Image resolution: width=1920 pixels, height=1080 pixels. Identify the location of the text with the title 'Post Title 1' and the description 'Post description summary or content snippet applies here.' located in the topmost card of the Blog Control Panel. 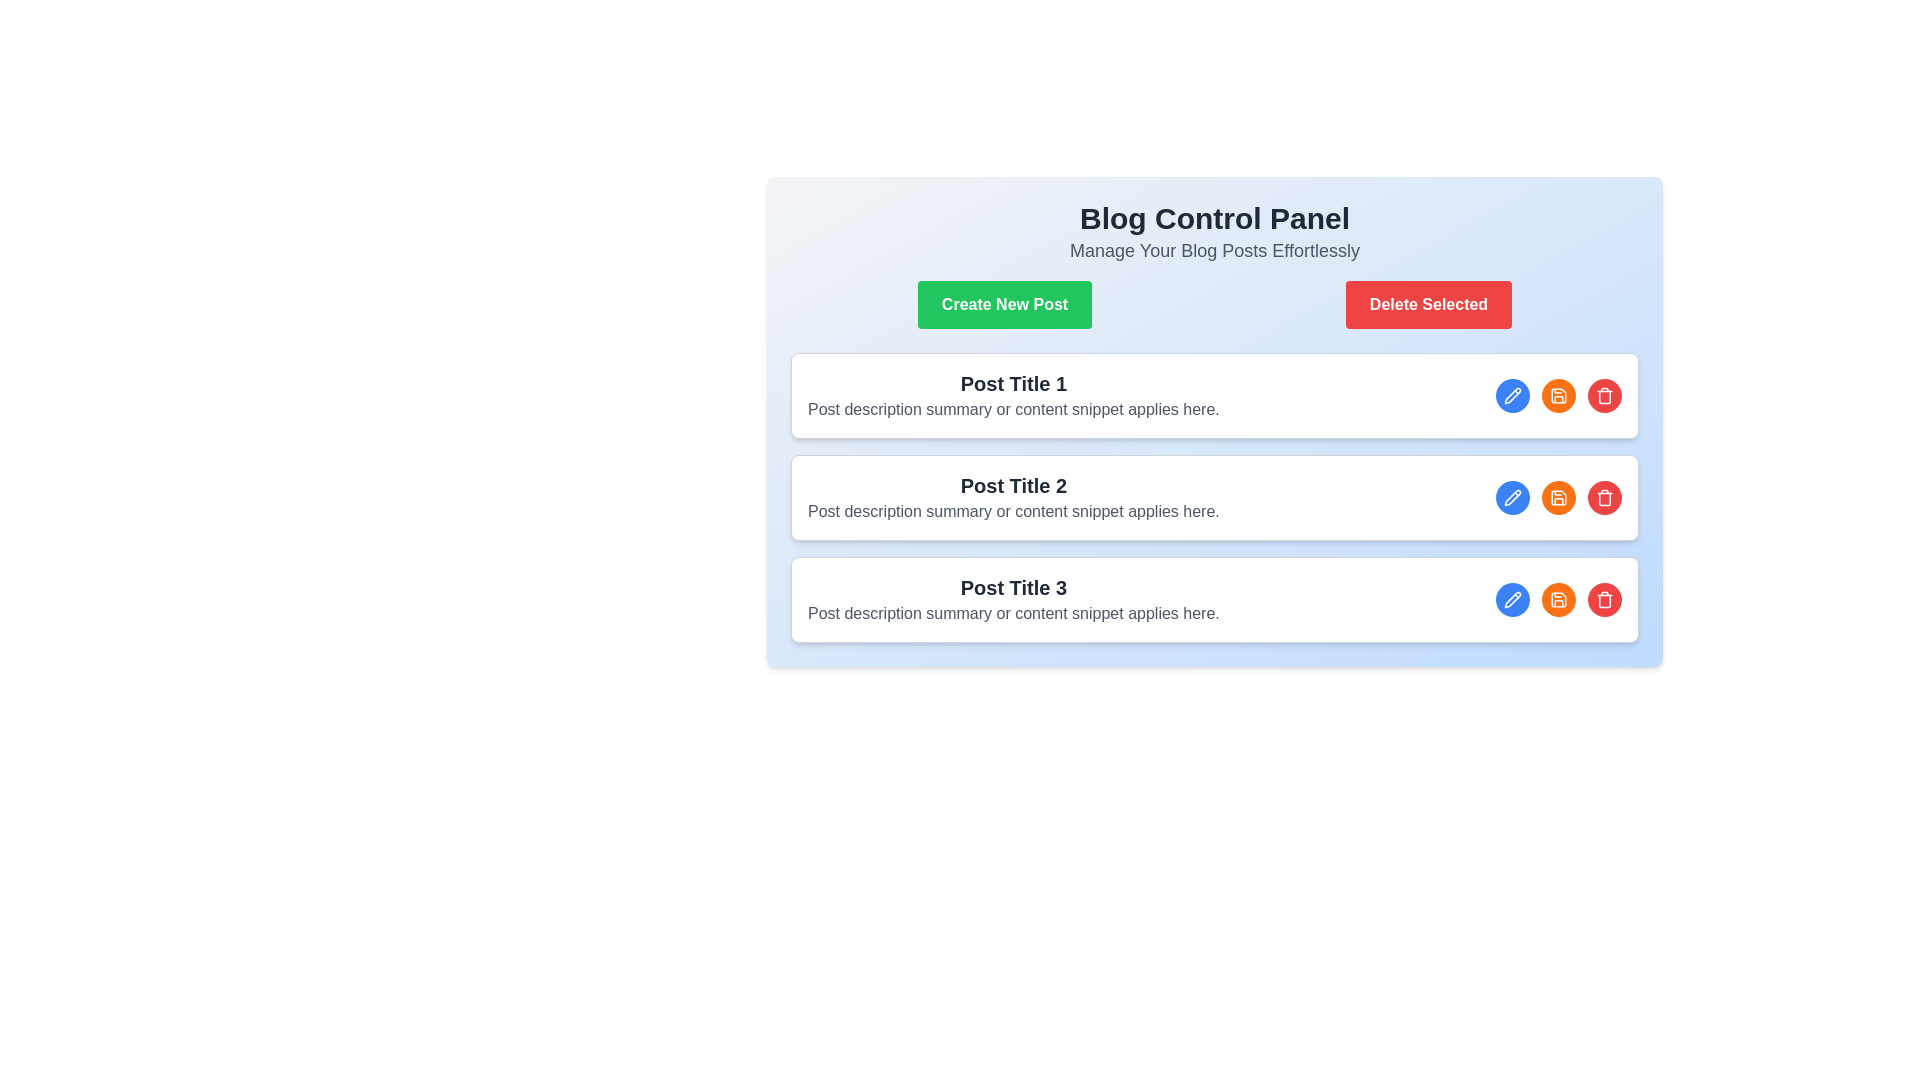
(1013, 396).